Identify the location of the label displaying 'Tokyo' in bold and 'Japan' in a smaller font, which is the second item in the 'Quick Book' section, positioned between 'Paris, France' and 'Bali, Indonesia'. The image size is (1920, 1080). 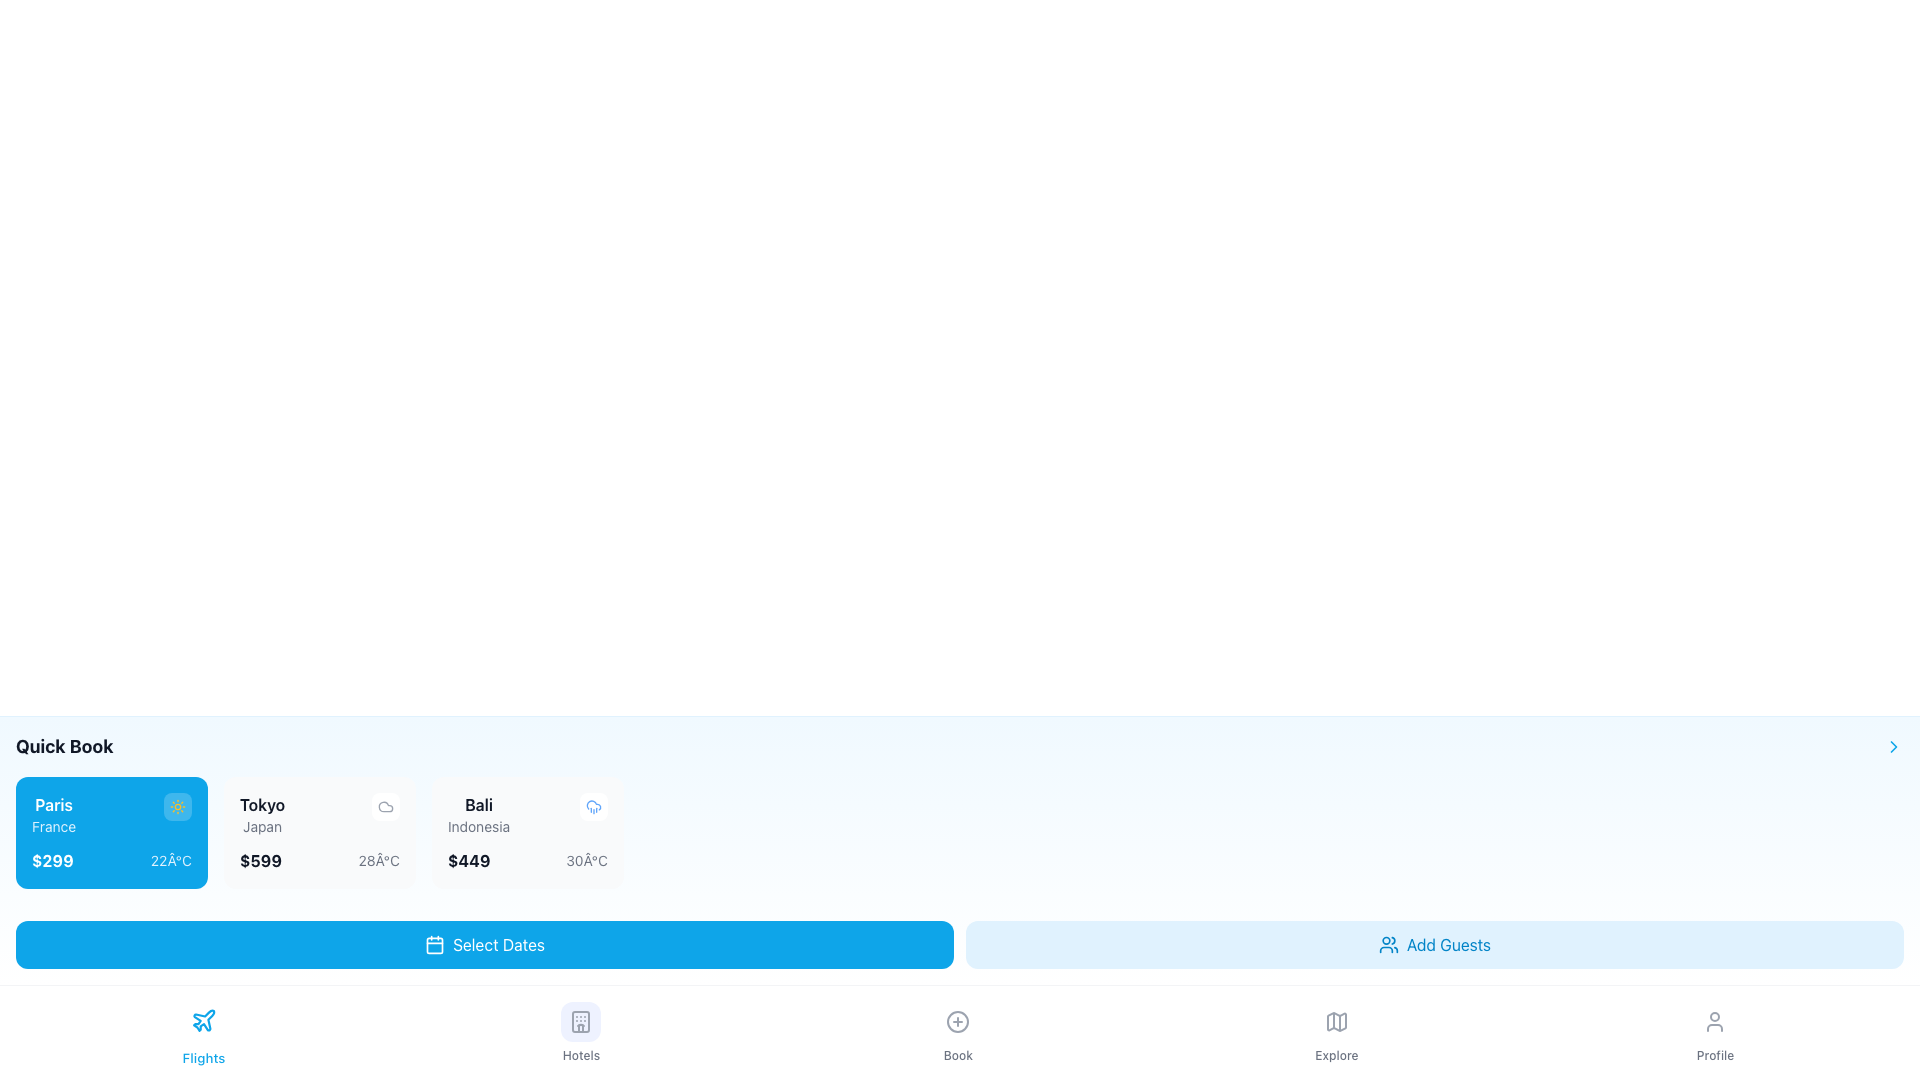
(261, 814).